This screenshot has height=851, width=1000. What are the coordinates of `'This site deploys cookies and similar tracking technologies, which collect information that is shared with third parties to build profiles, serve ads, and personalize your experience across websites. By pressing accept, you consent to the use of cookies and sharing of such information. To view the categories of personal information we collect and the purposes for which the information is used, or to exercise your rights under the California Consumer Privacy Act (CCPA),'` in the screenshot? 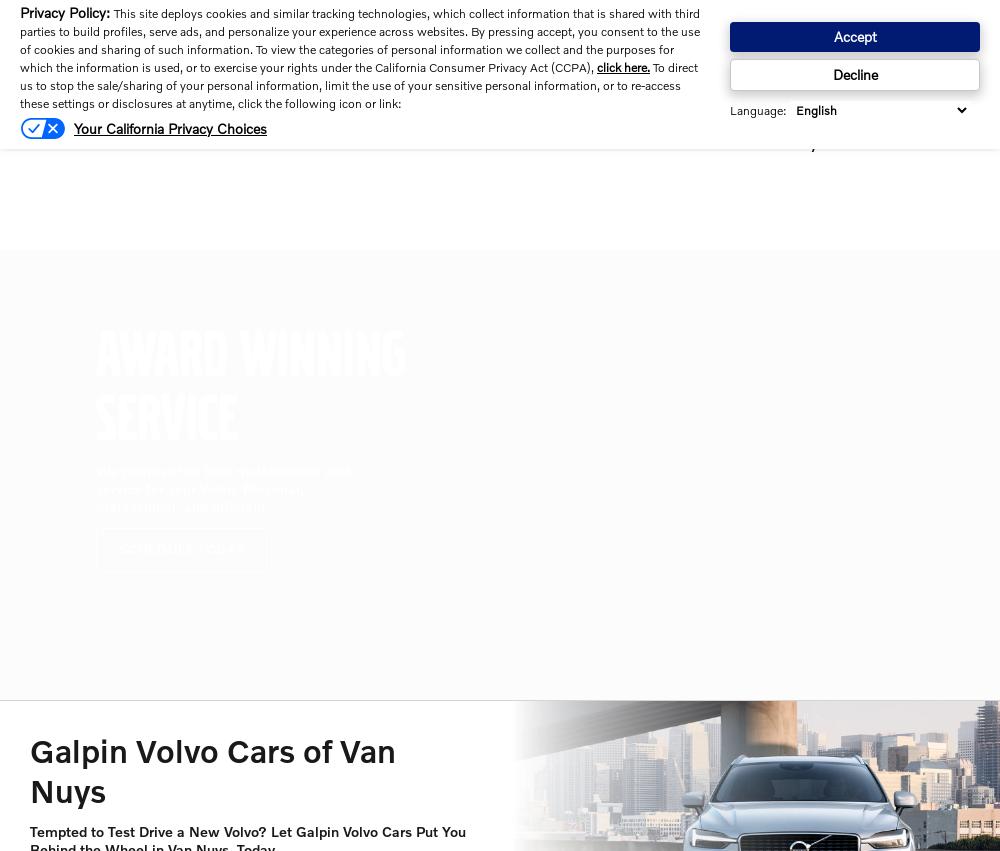 It's located at (359, 40).